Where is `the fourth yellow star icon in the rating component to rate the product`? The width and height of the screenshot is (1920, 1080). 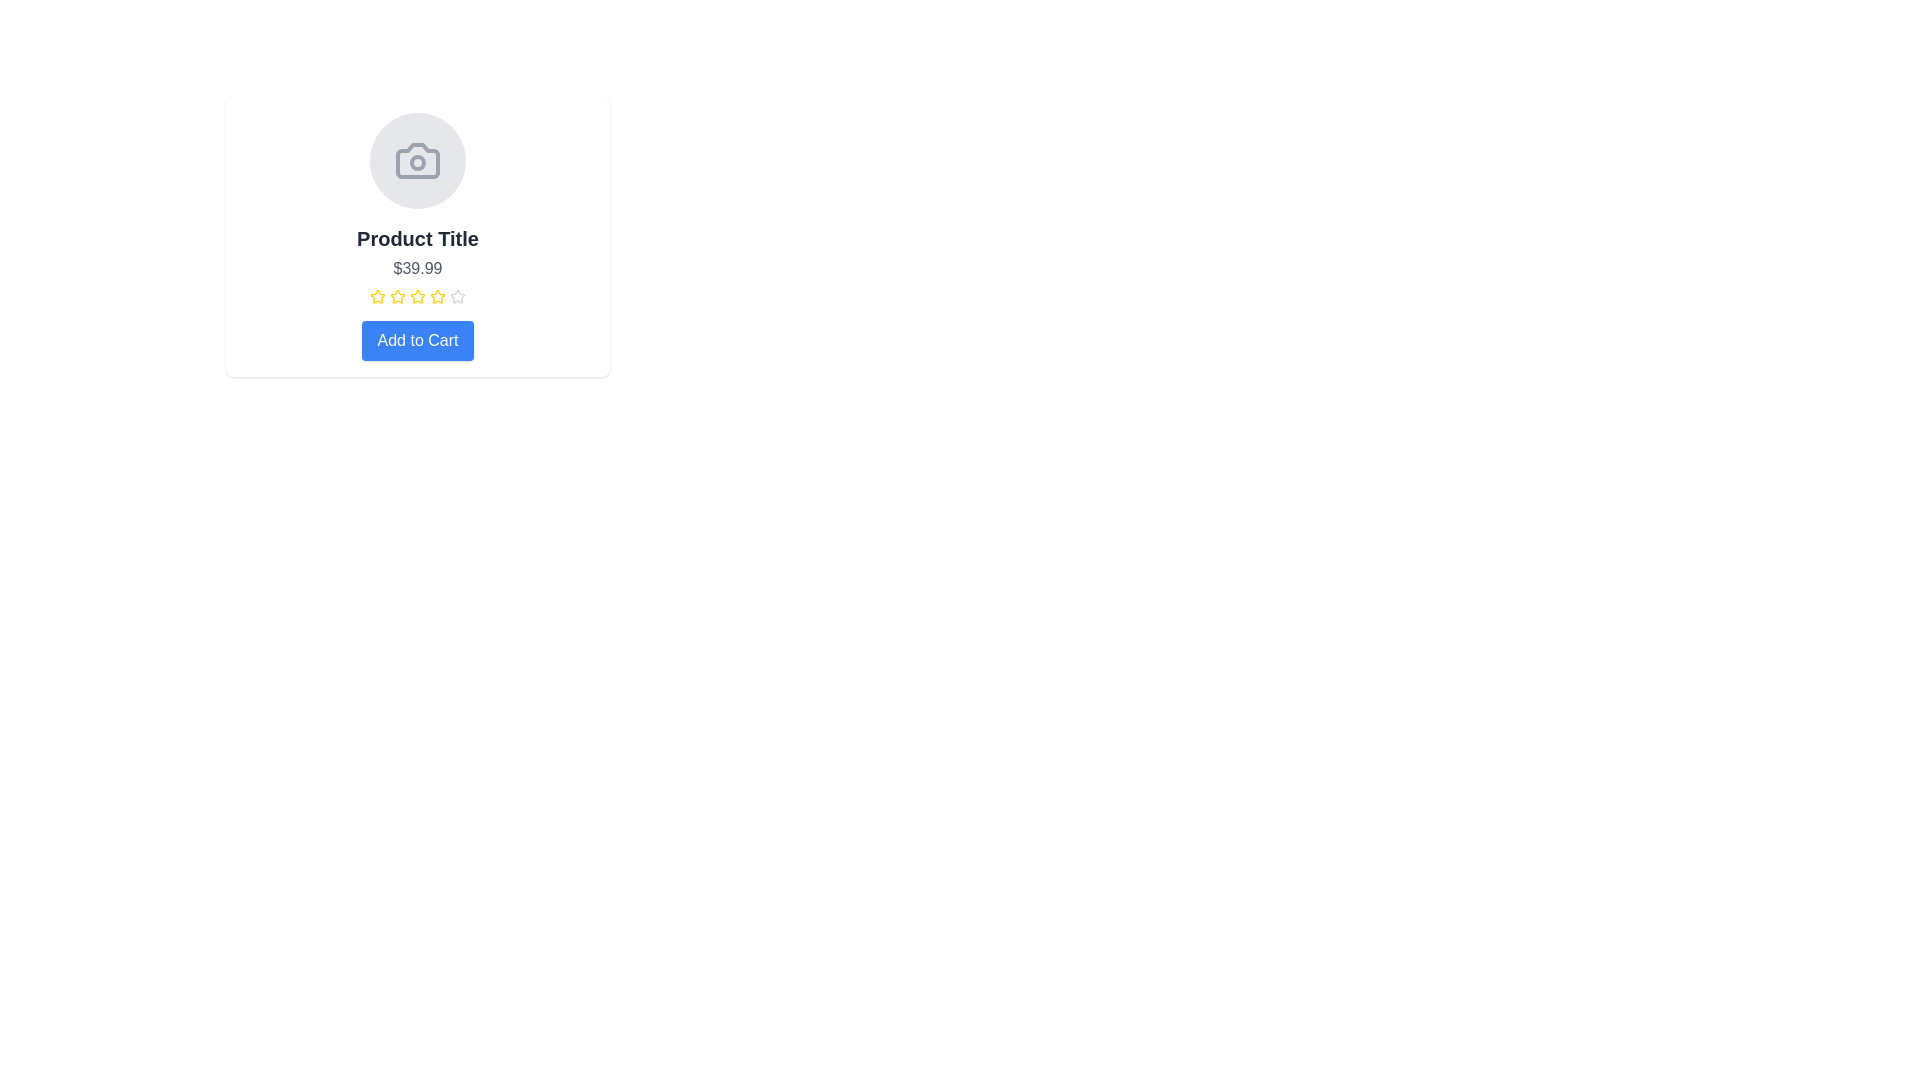 the fourth yellow star icon in the rating component to rate the product is located at coordinates (416, 297).